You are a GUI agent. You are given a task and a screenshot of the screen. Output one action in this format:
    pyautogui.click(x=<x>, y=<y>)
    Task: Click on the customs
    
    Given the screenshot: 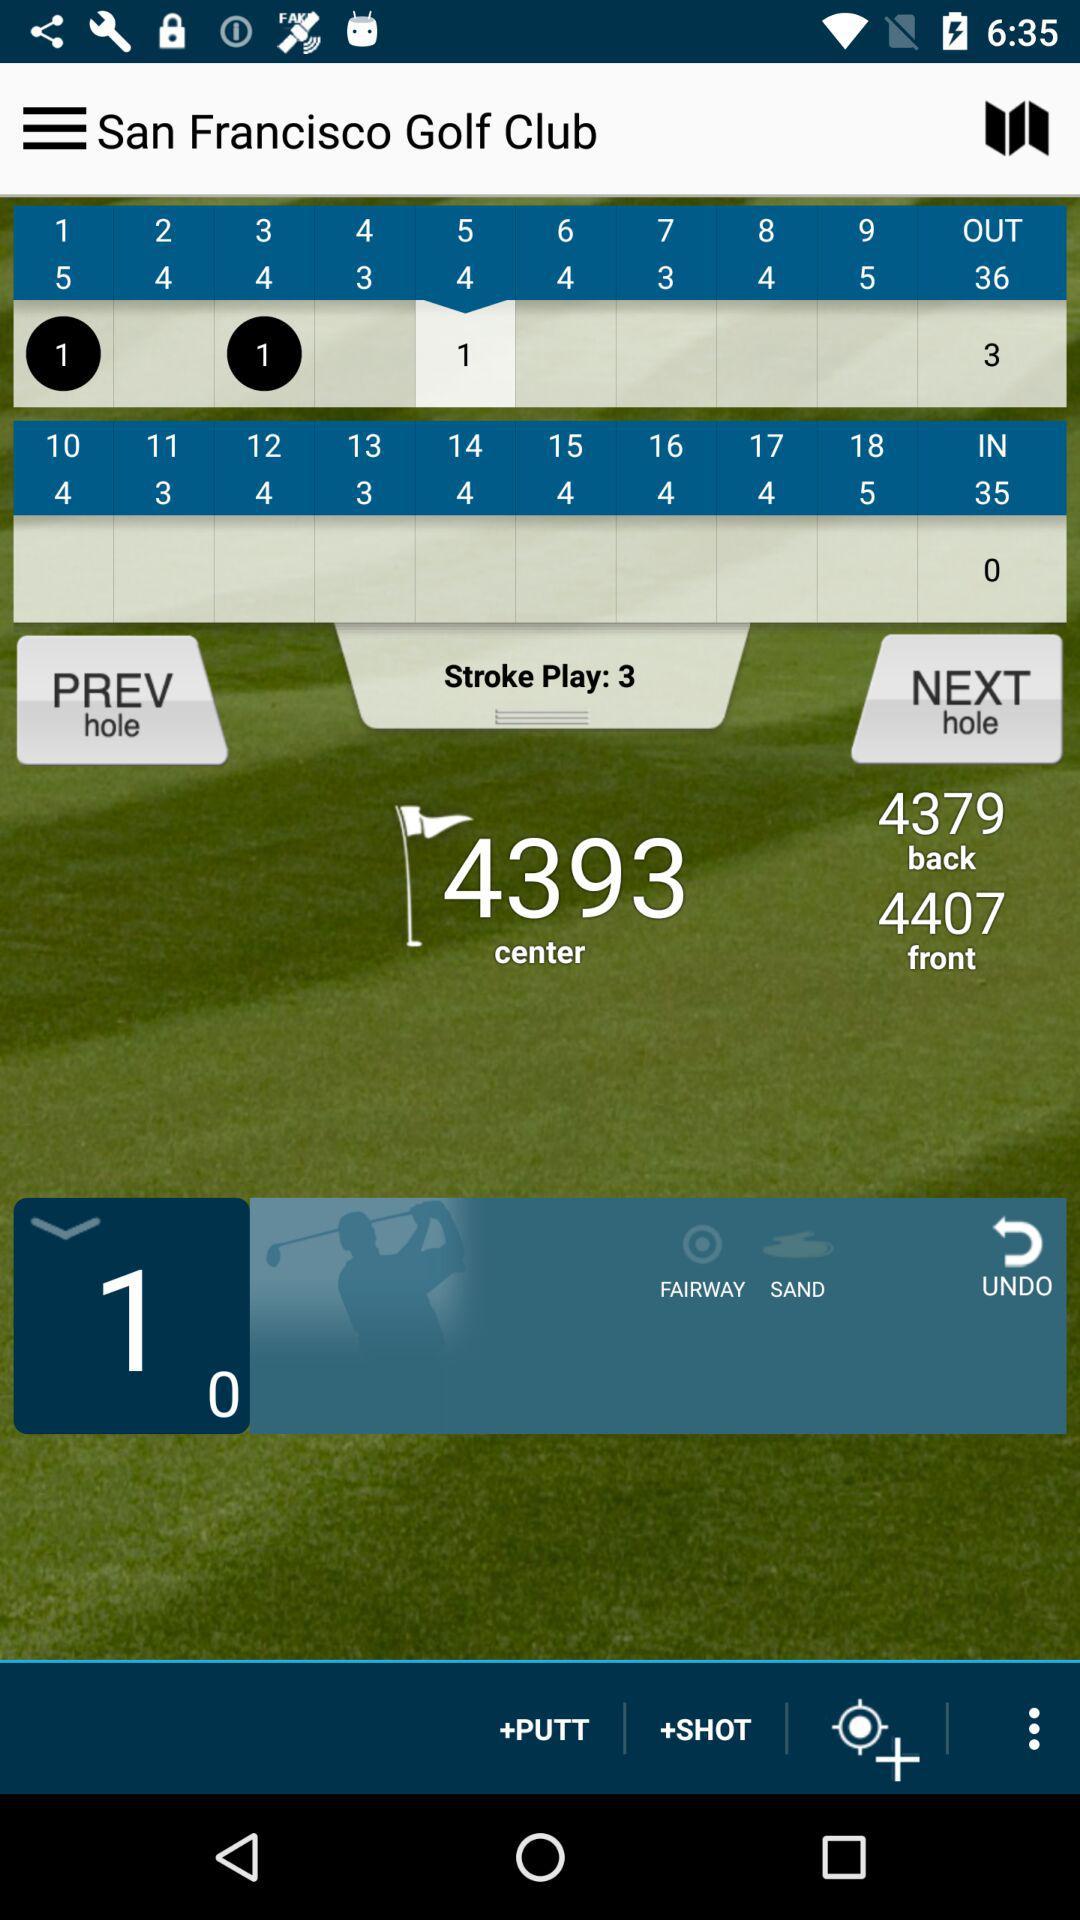 What is the action you would take?
    pyautogui.click(x=53, y=127)
    